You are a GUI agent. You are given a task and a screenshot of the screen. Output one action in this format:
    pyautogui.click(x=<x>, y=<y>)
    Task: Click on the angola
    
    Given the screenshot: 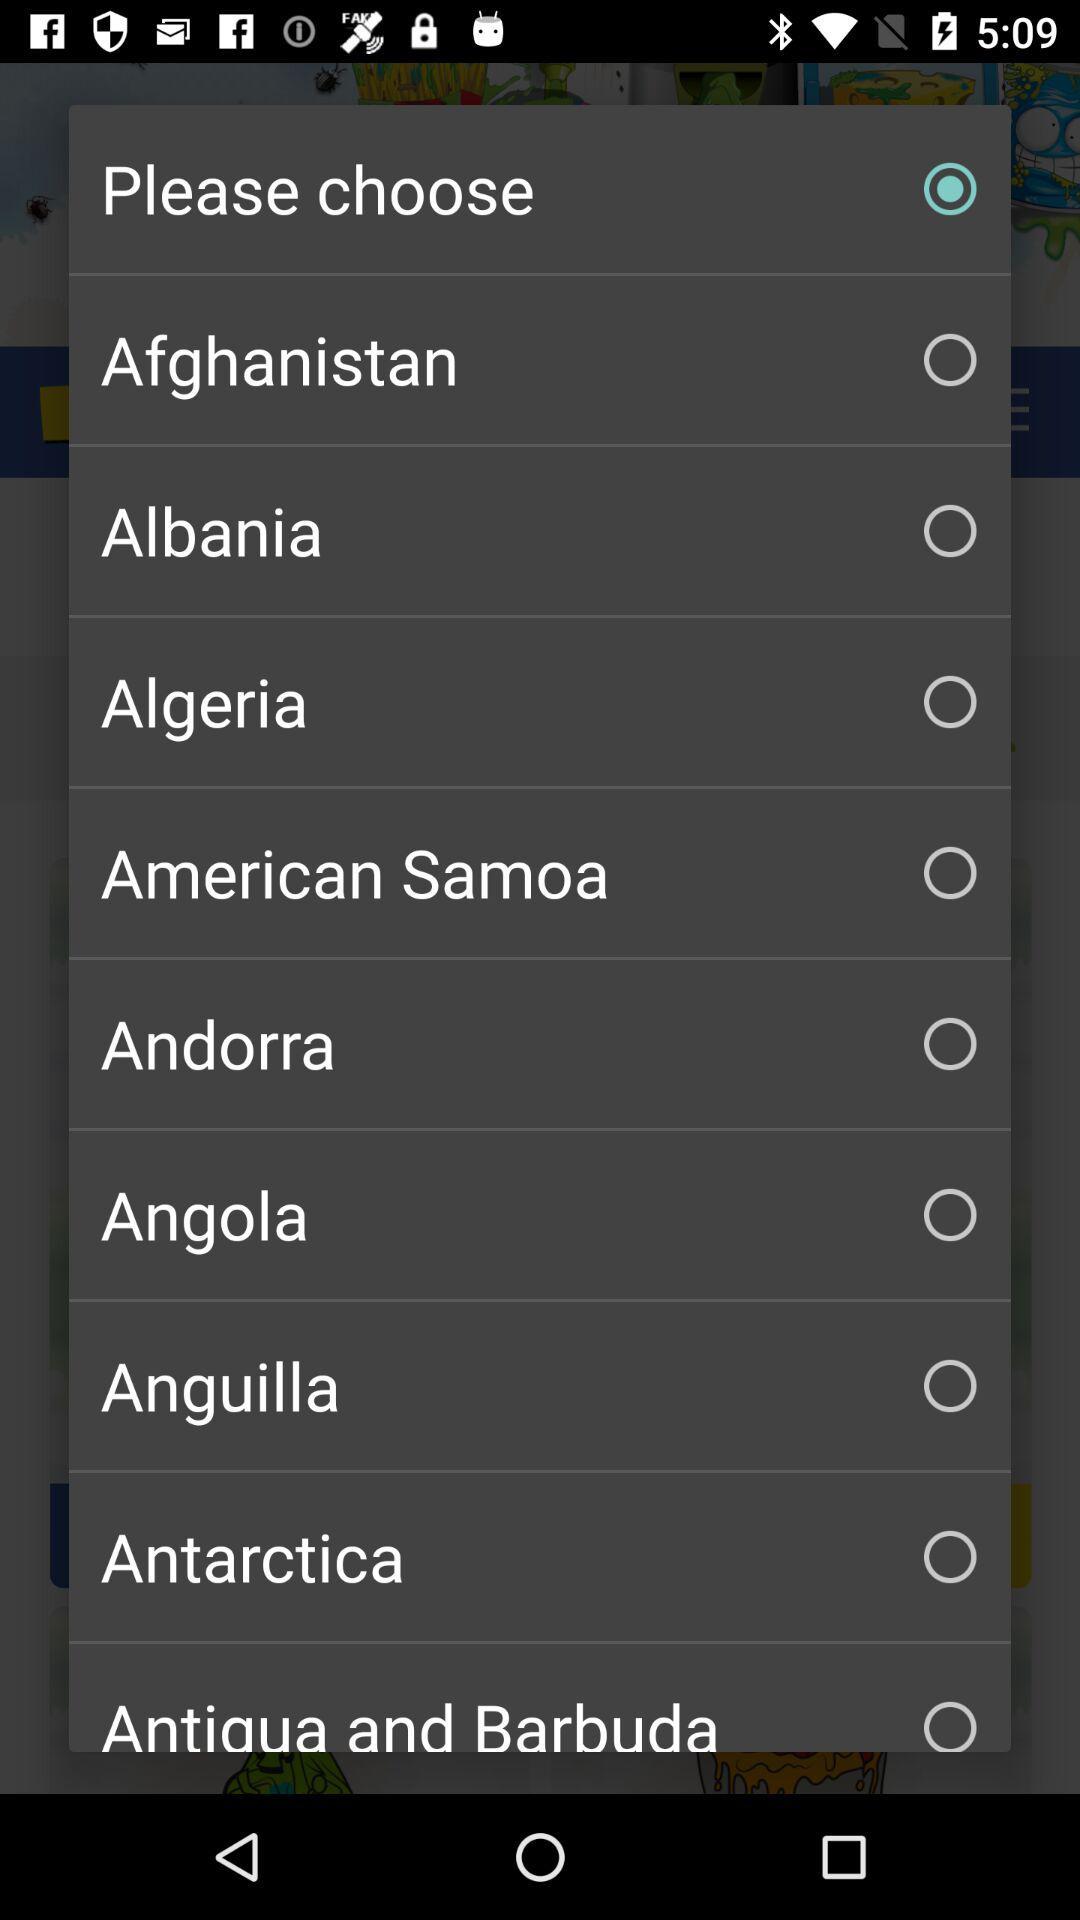 What is the action you would take?
    pyautogui.click(x=540, y=1213)
    